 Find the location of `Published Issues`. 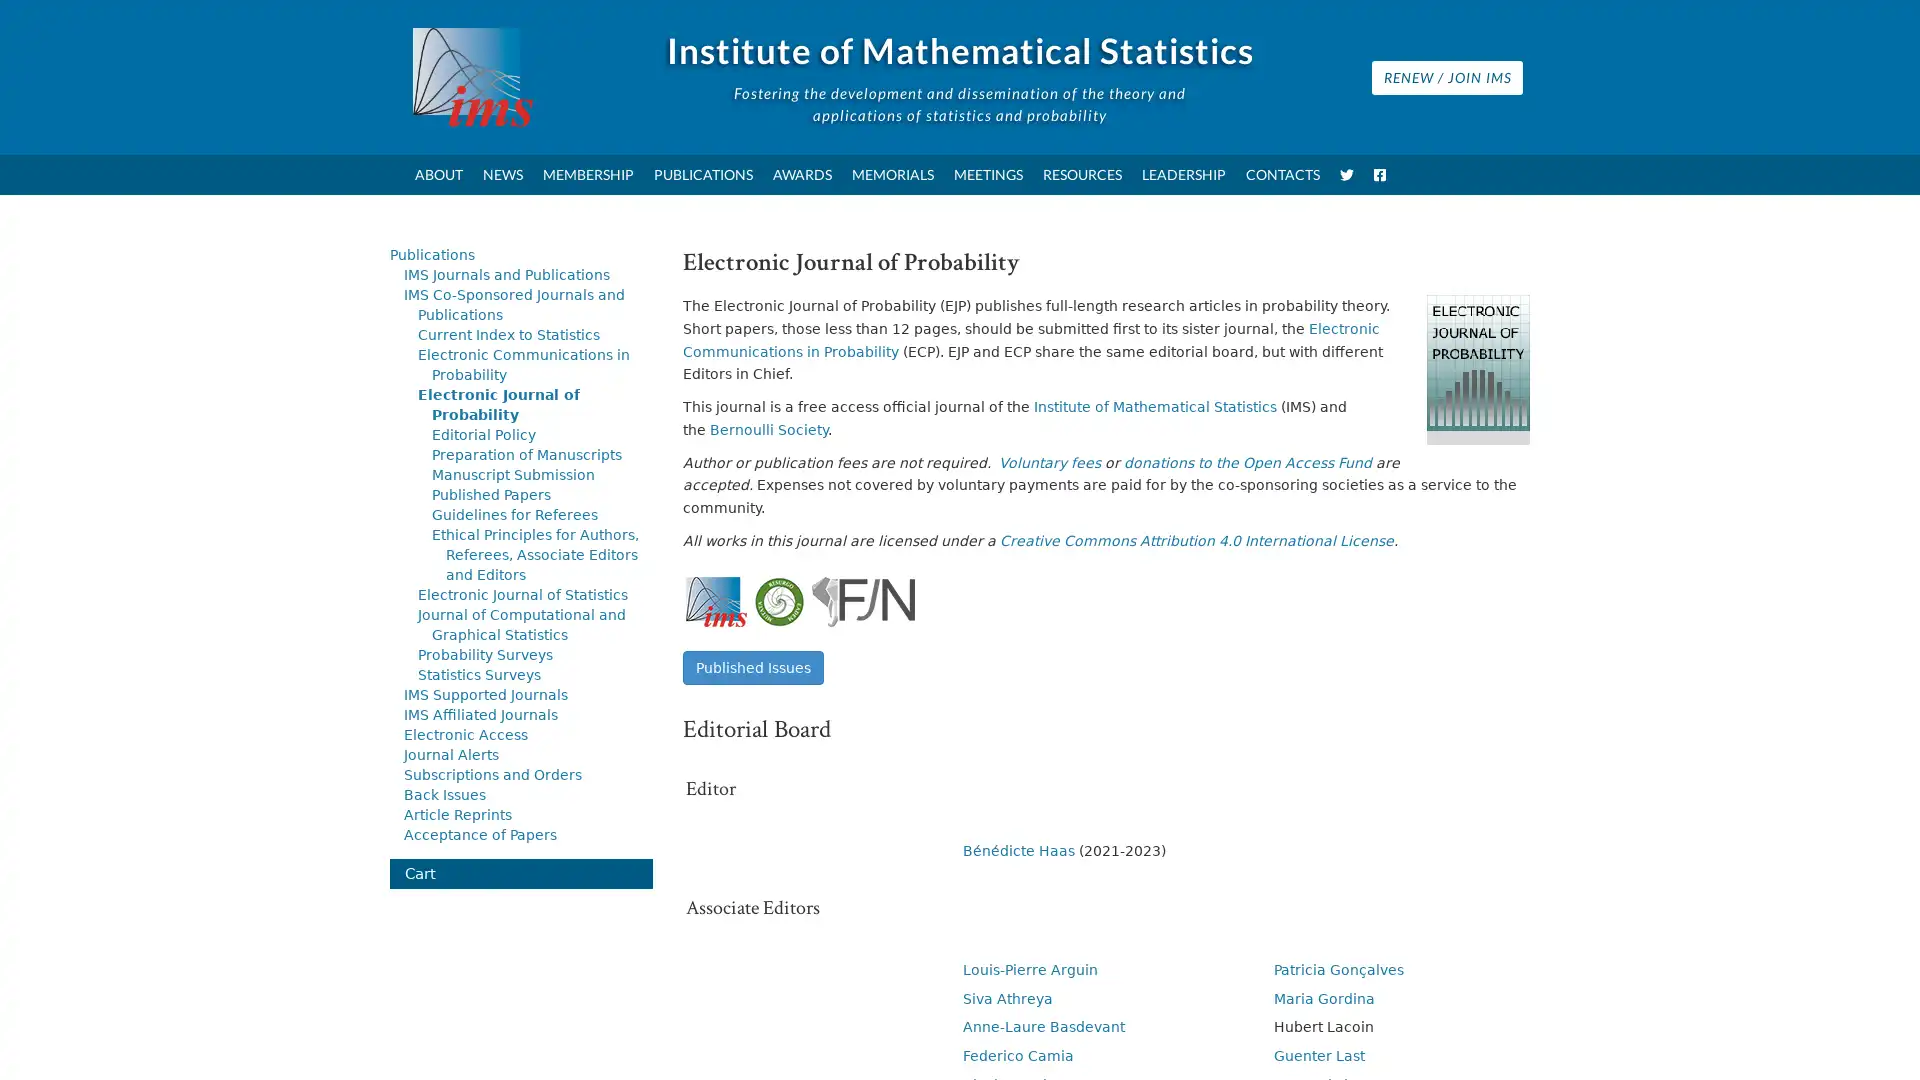

Published Issues is located at coordinates (751, 667).